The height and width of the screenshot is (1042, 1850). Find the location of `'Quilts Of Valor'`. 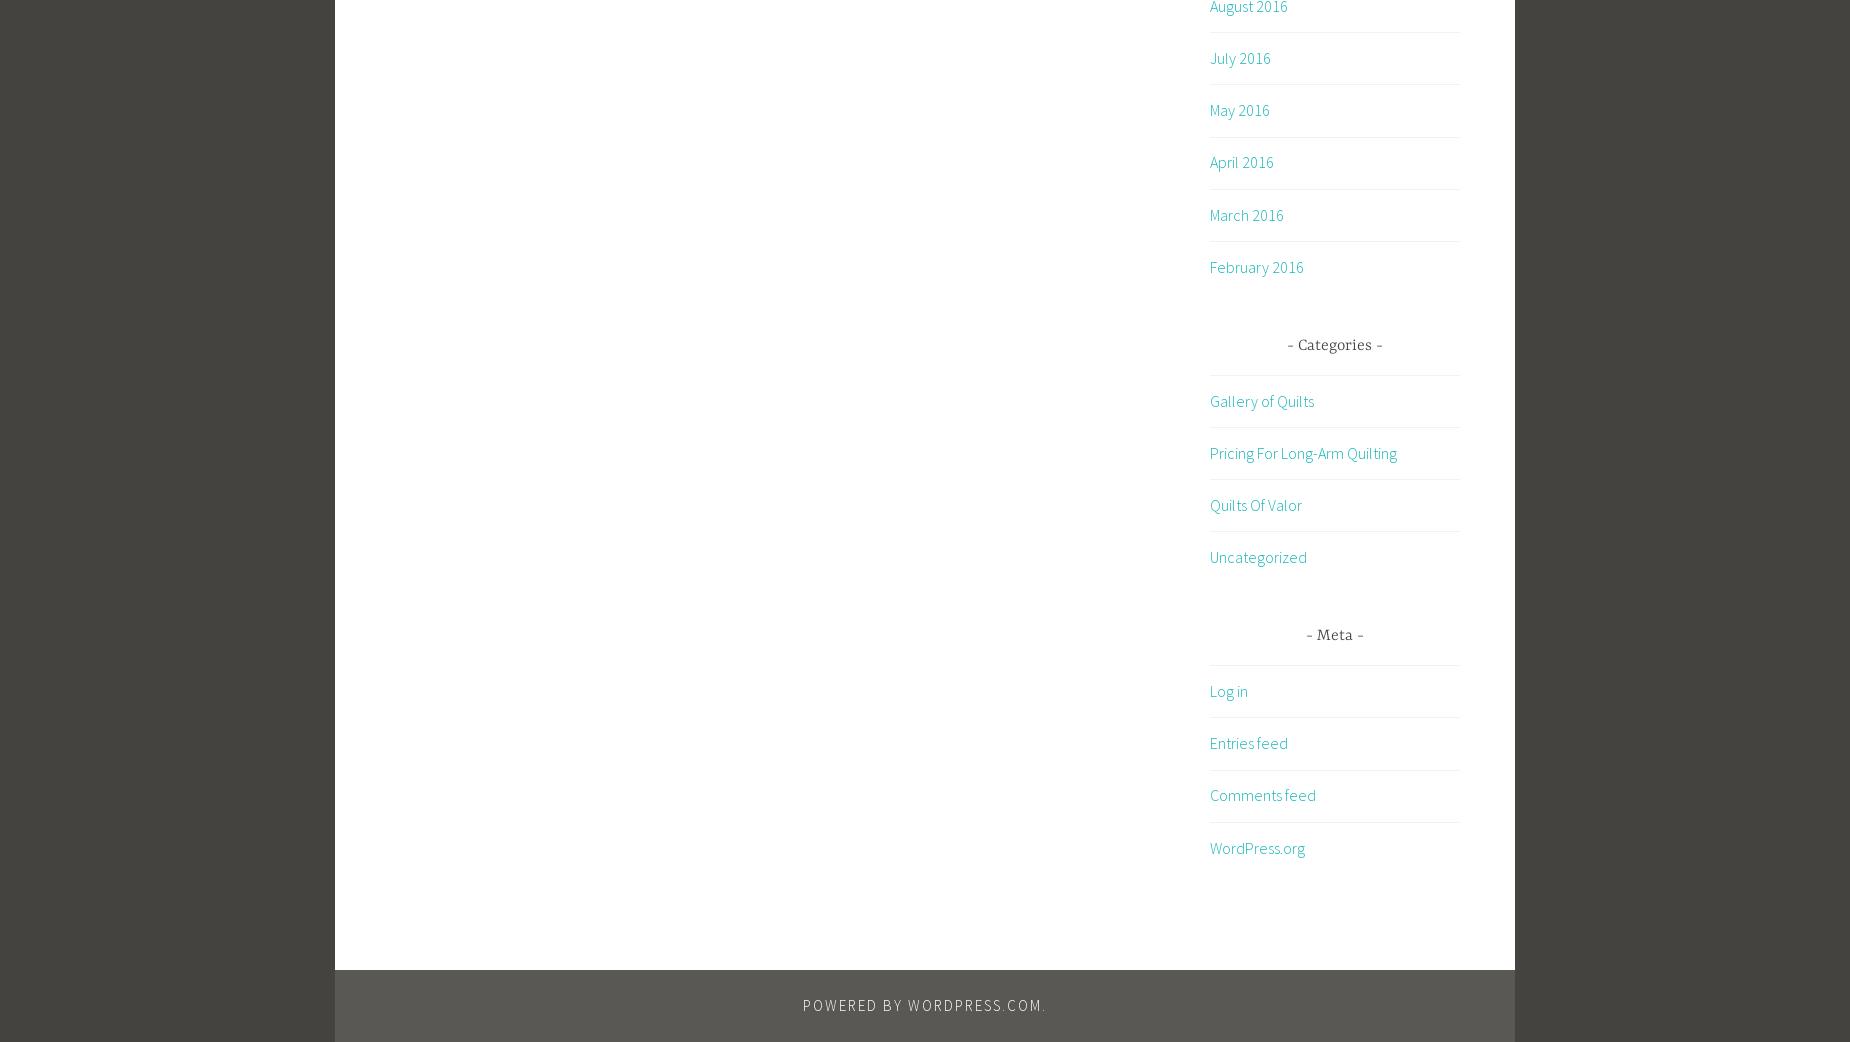

'Quilts Of Valor' is located at coordinates (1209, 504).